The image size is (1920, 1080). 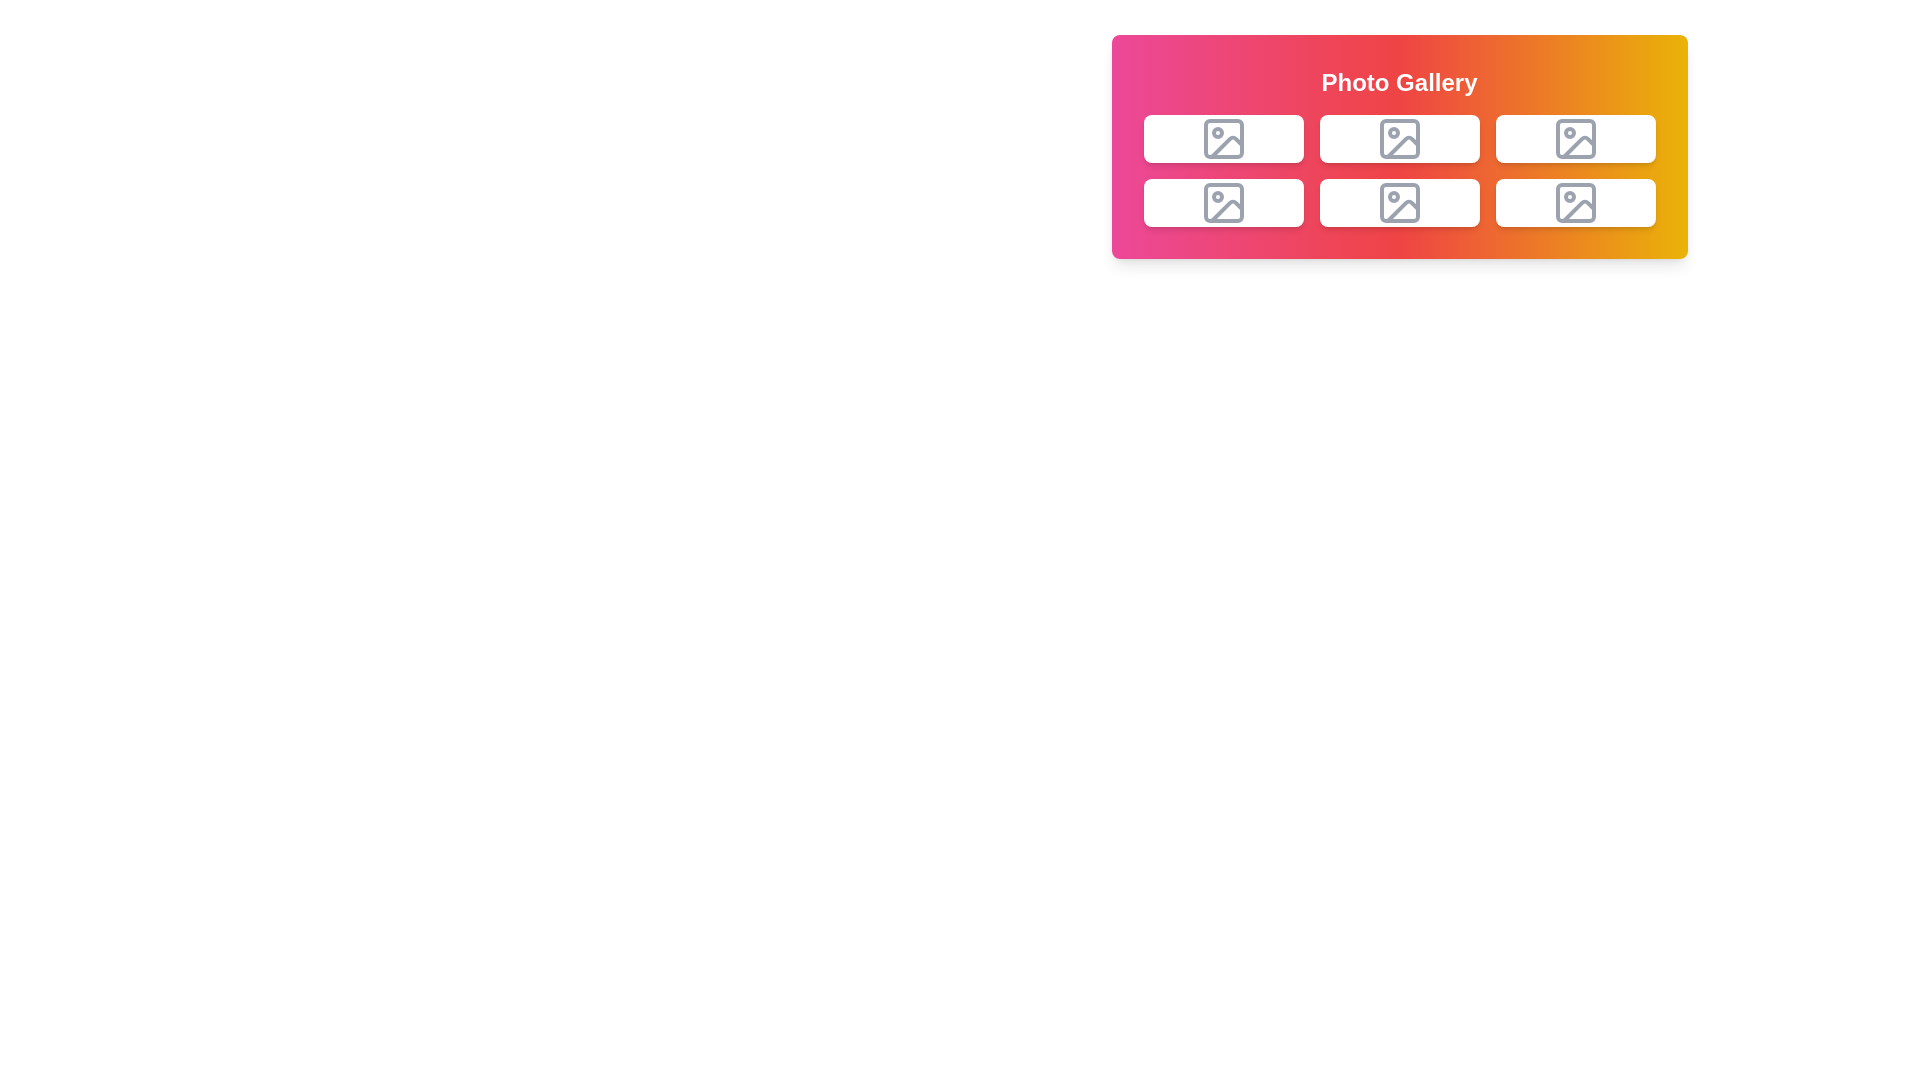 What do you see at coordinates (1398, 203) in the screenshot?
I see `the Image placeholder, which is a rounded rectangle with a white background and a gray framed image icon, located in the second row, middle column of the Photo Gallery grid` at bounding box center [1398, 203].